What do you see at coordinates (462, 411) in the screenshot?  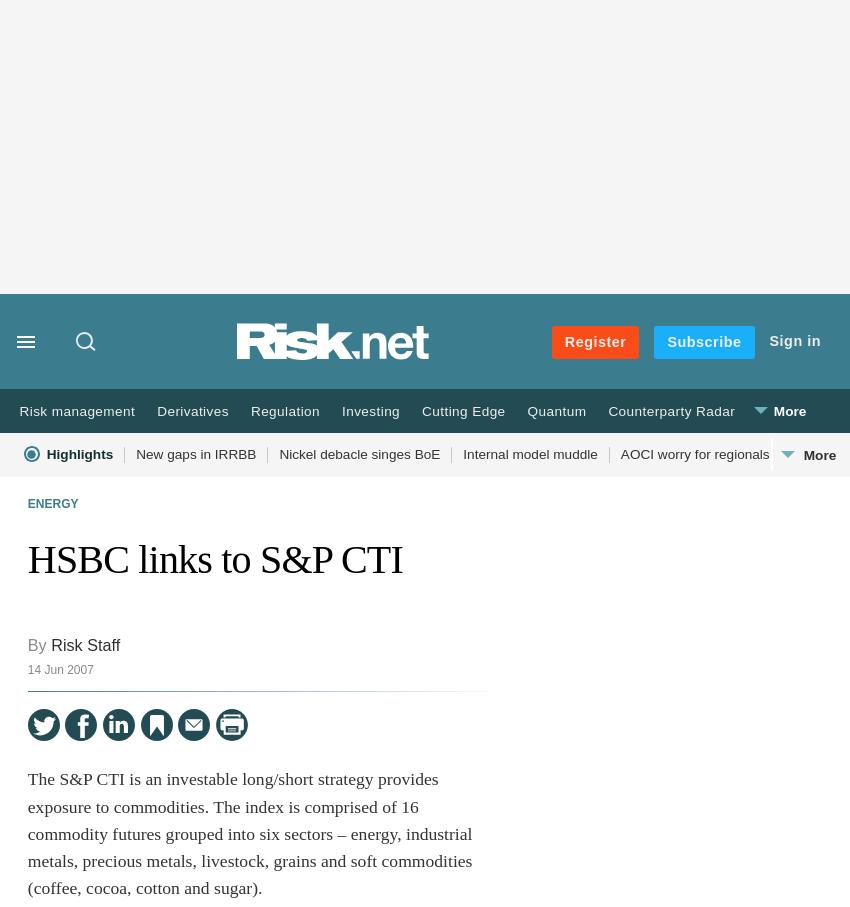 I see `'Cutting Edge'` at bounding box center [462, 411].